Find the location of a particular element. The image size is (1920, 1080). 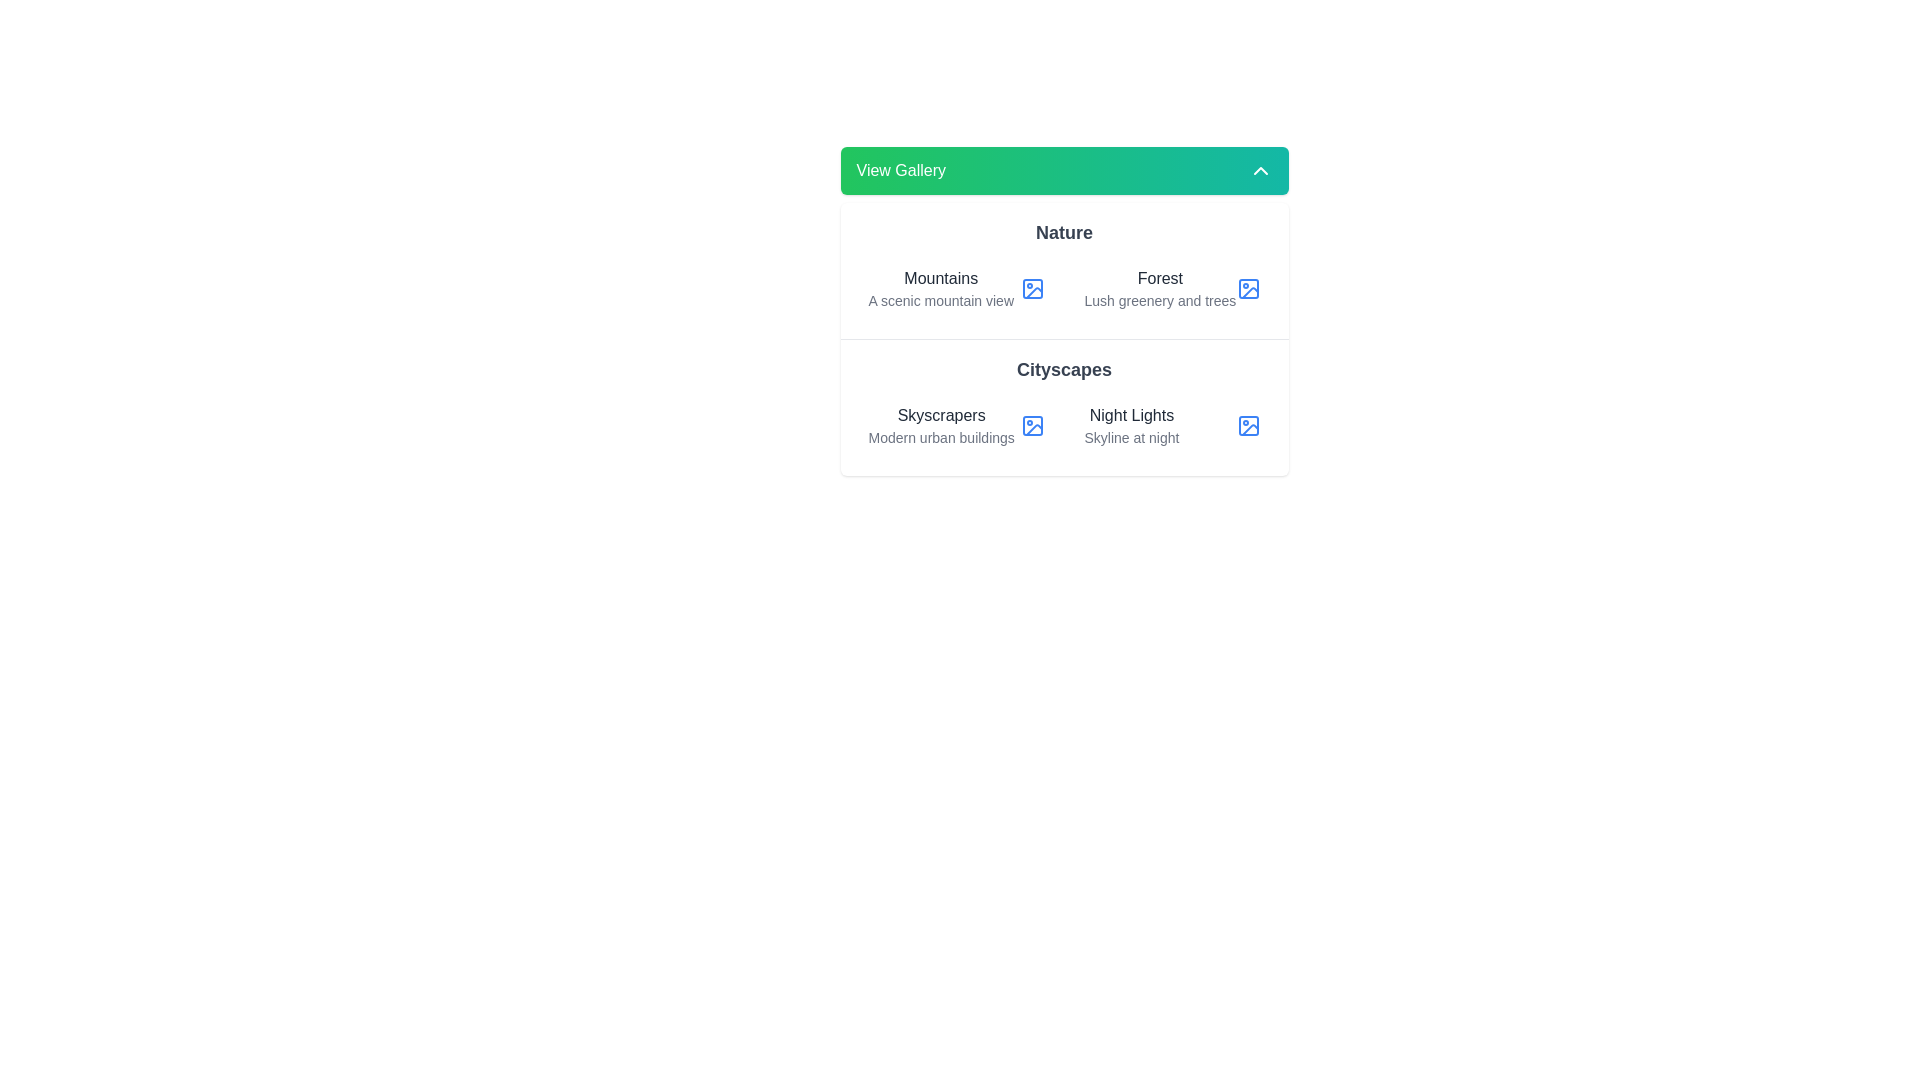

the 'Mountains' selection card located in the top row of the 'Nature' section is located at coordinates (955, 289).